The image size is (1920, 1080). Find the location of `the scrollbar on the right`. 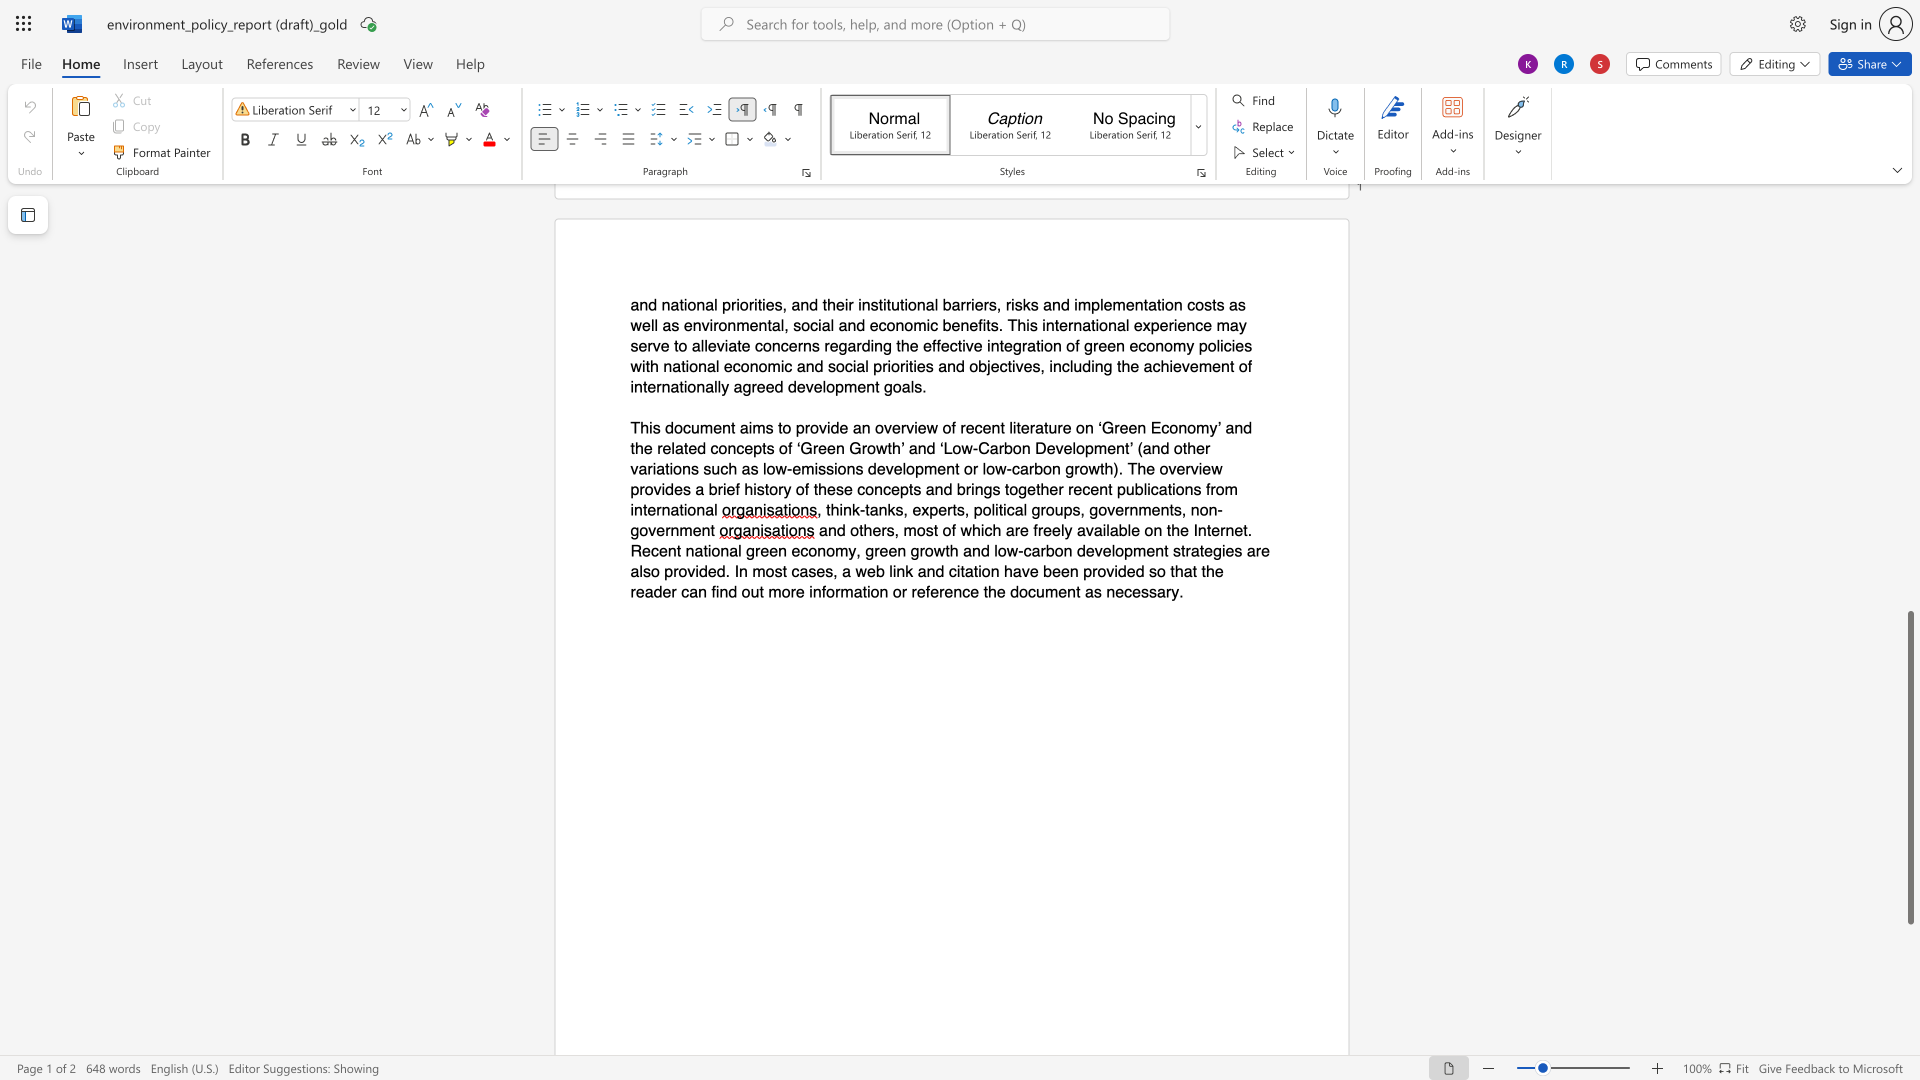

the scrollbar on the right is located at coordinates (1909, 528).